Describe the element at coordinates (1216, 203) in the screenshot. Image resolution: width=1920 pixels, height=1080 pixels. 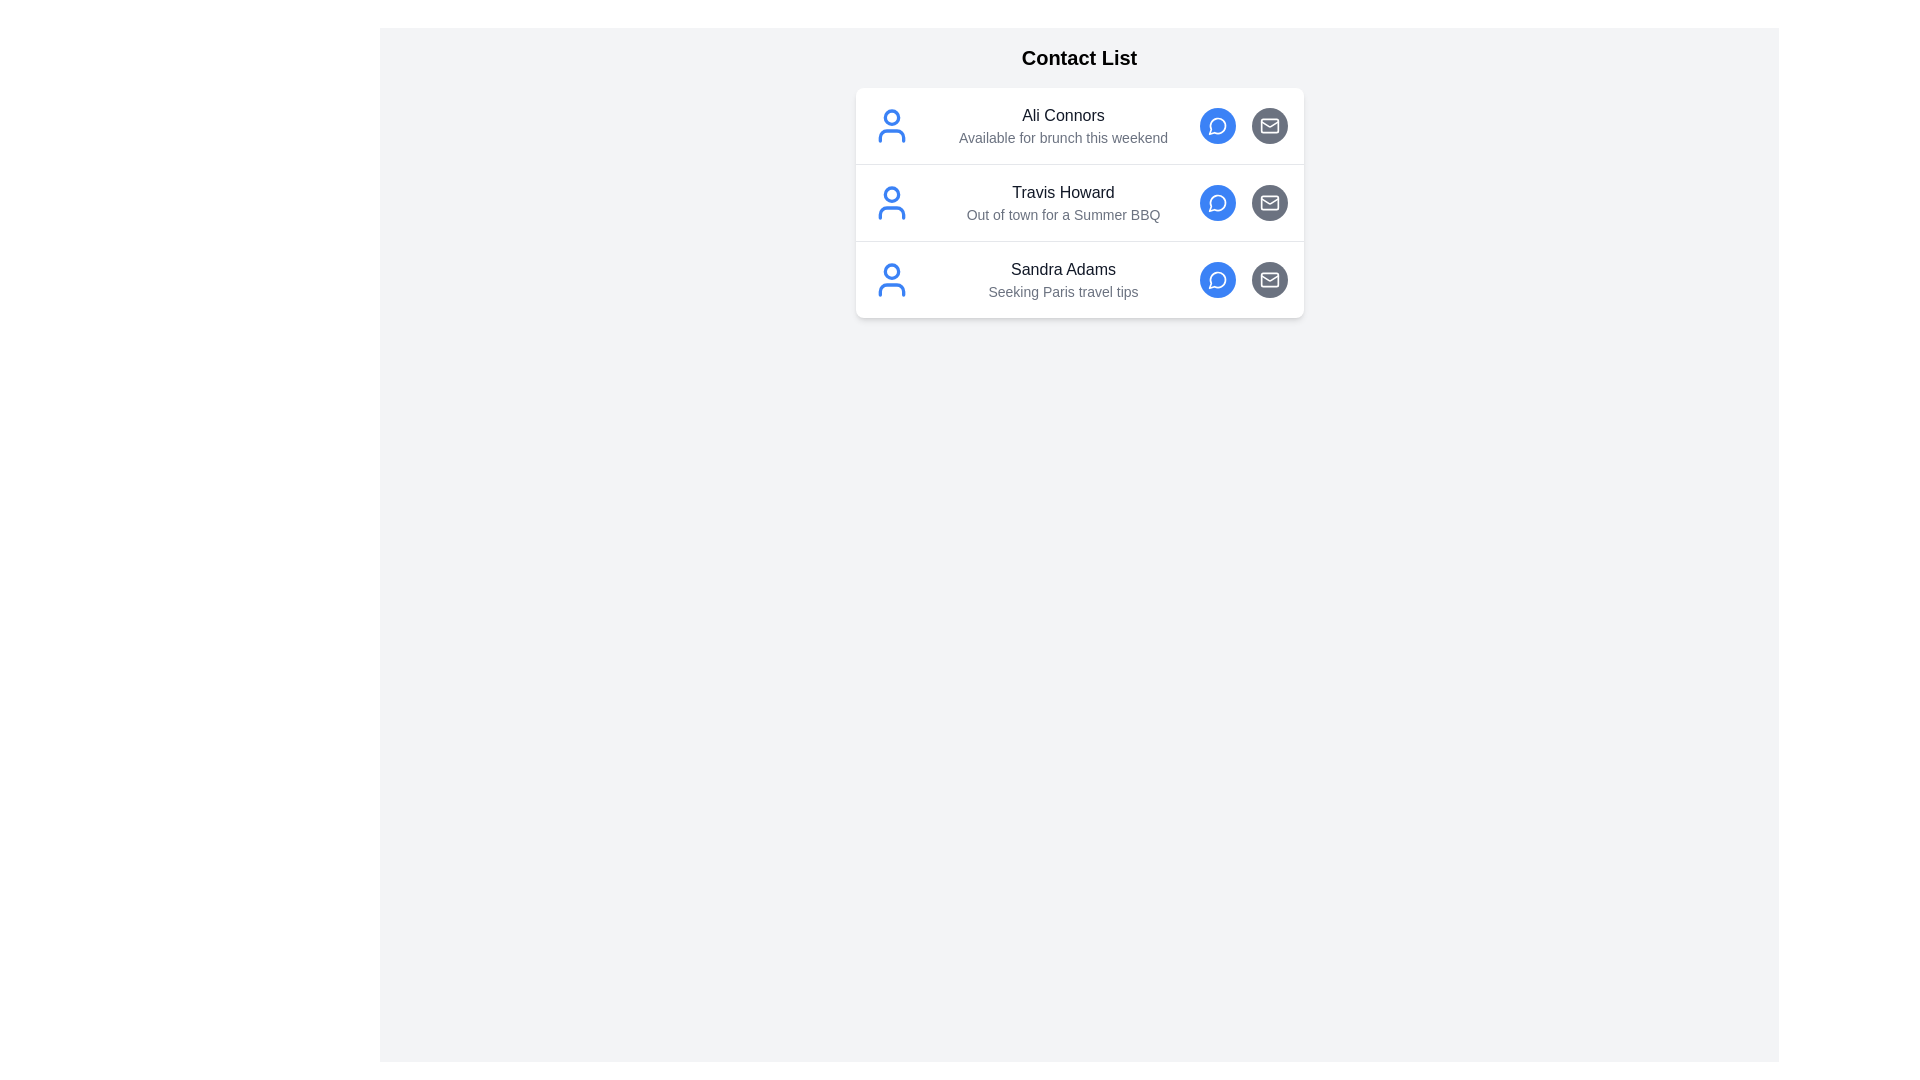
I see `the rounded blue button with a white speech bubble icon to initiate a chat, located in the second row of buttons next to the 'Out of town for a Summer BBQ' text and left of the gray email button` at that location.